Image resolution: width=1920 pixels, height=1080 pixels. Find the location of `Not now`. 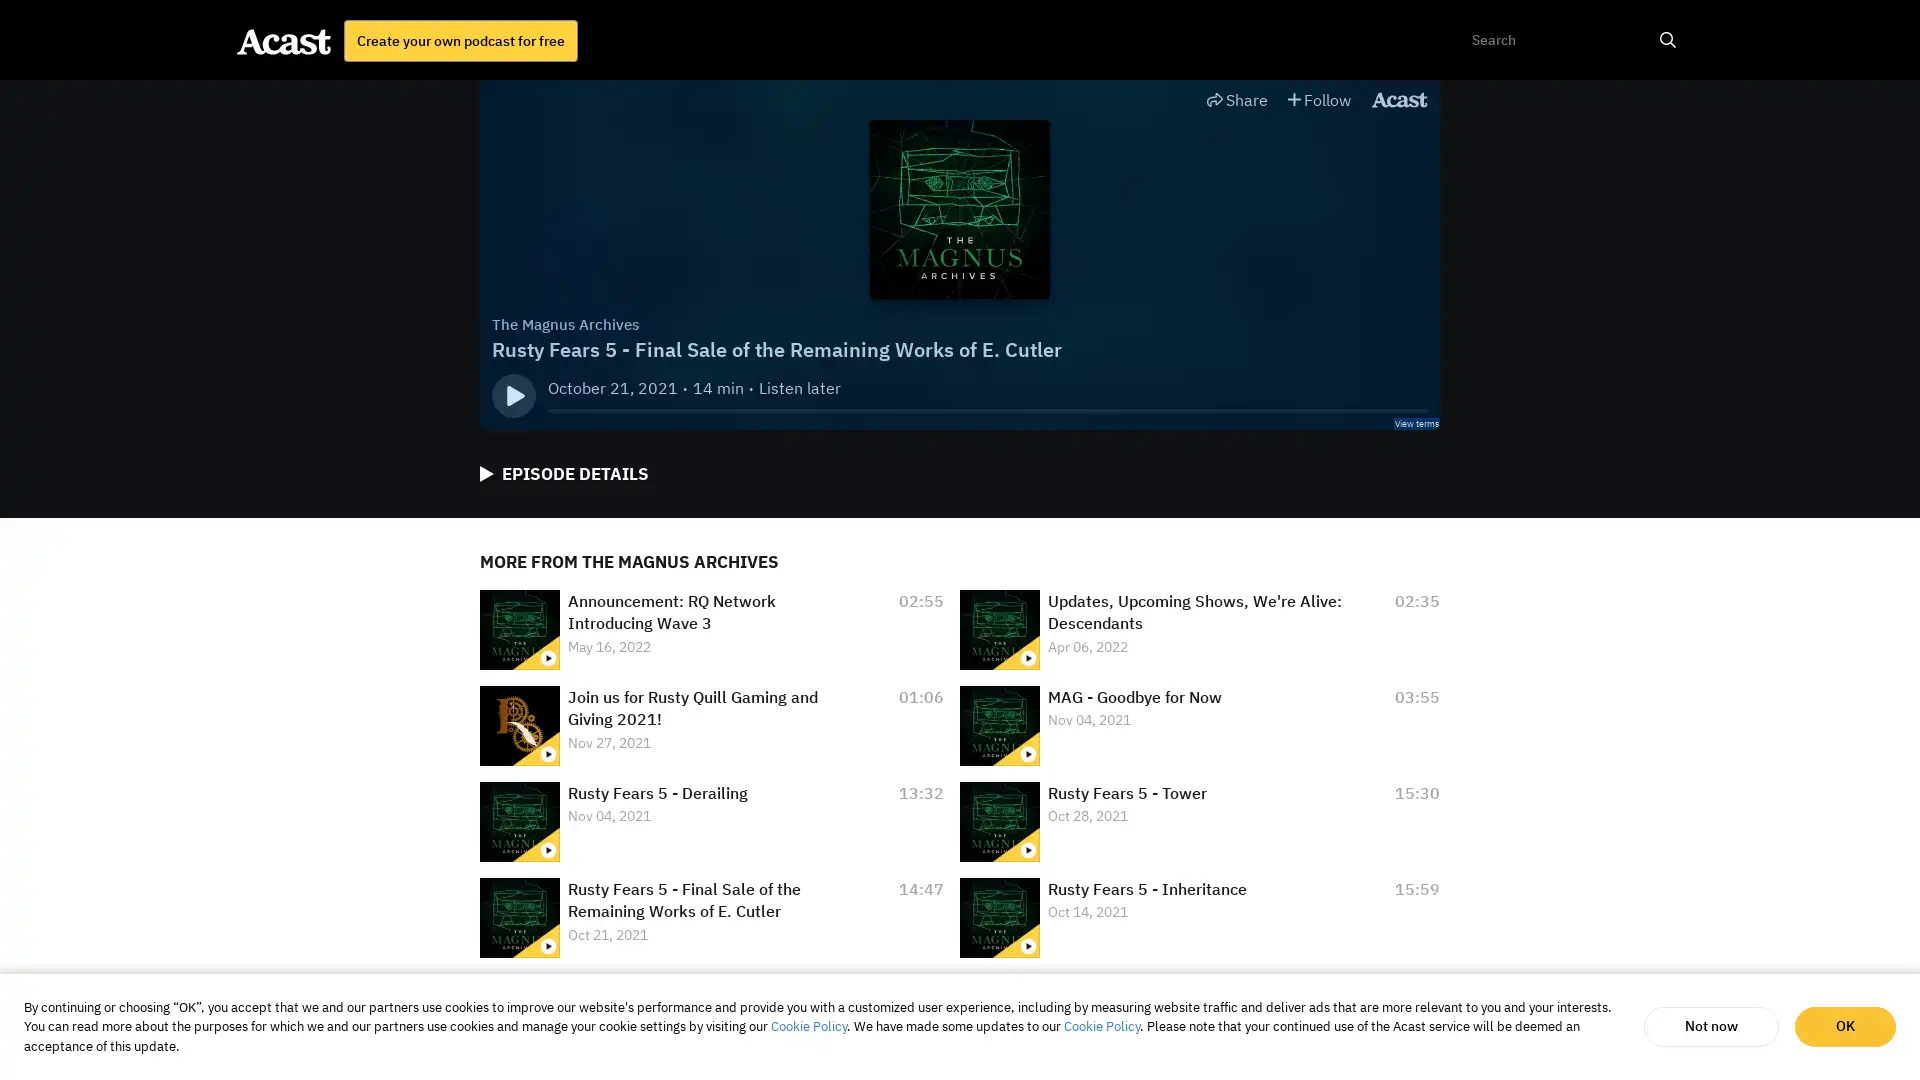

Not now is located at coordinates (1710, 1026).